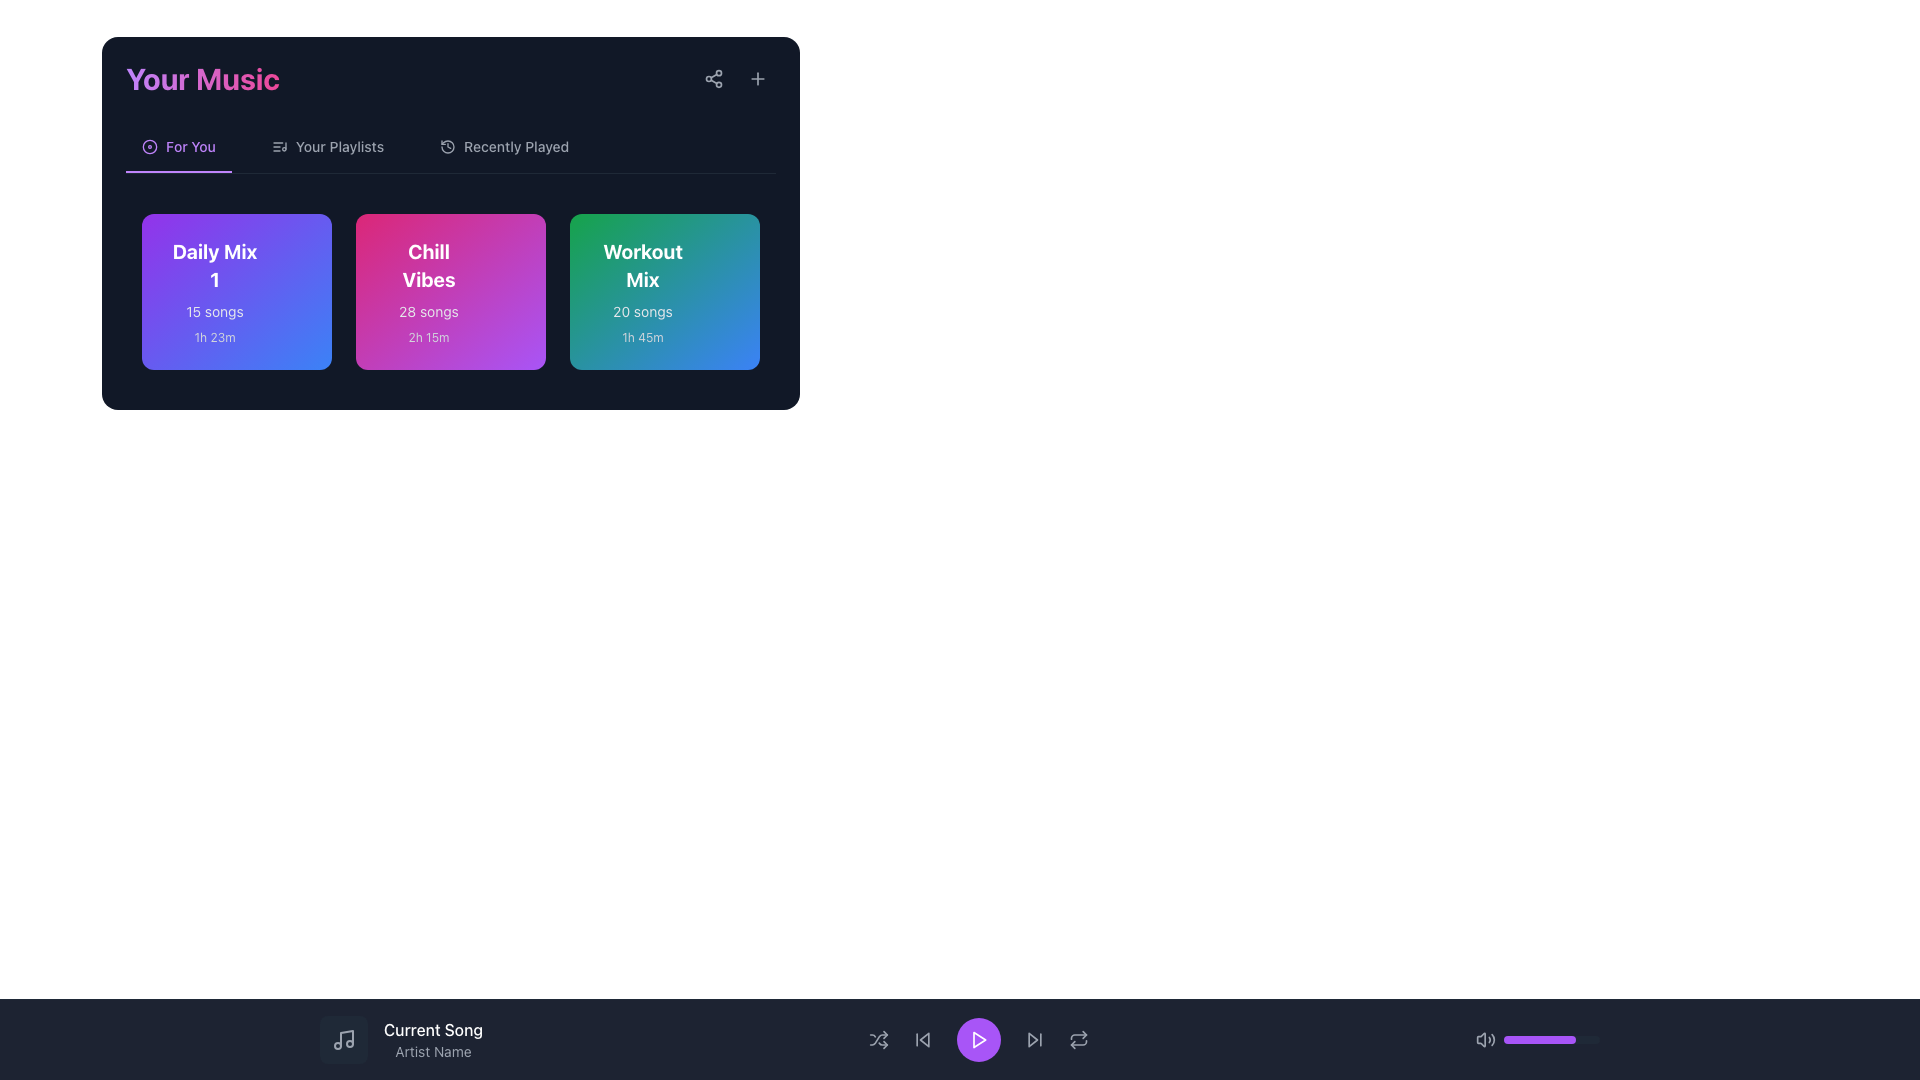 Image resolution: width=1920 pixels, height=1080 pixels. Describe the element at coordinates (344, 1039) in the screenshot. I see `the music icon located in the bottom-left corner of the footer section, which represents the currently playing song` at that location.